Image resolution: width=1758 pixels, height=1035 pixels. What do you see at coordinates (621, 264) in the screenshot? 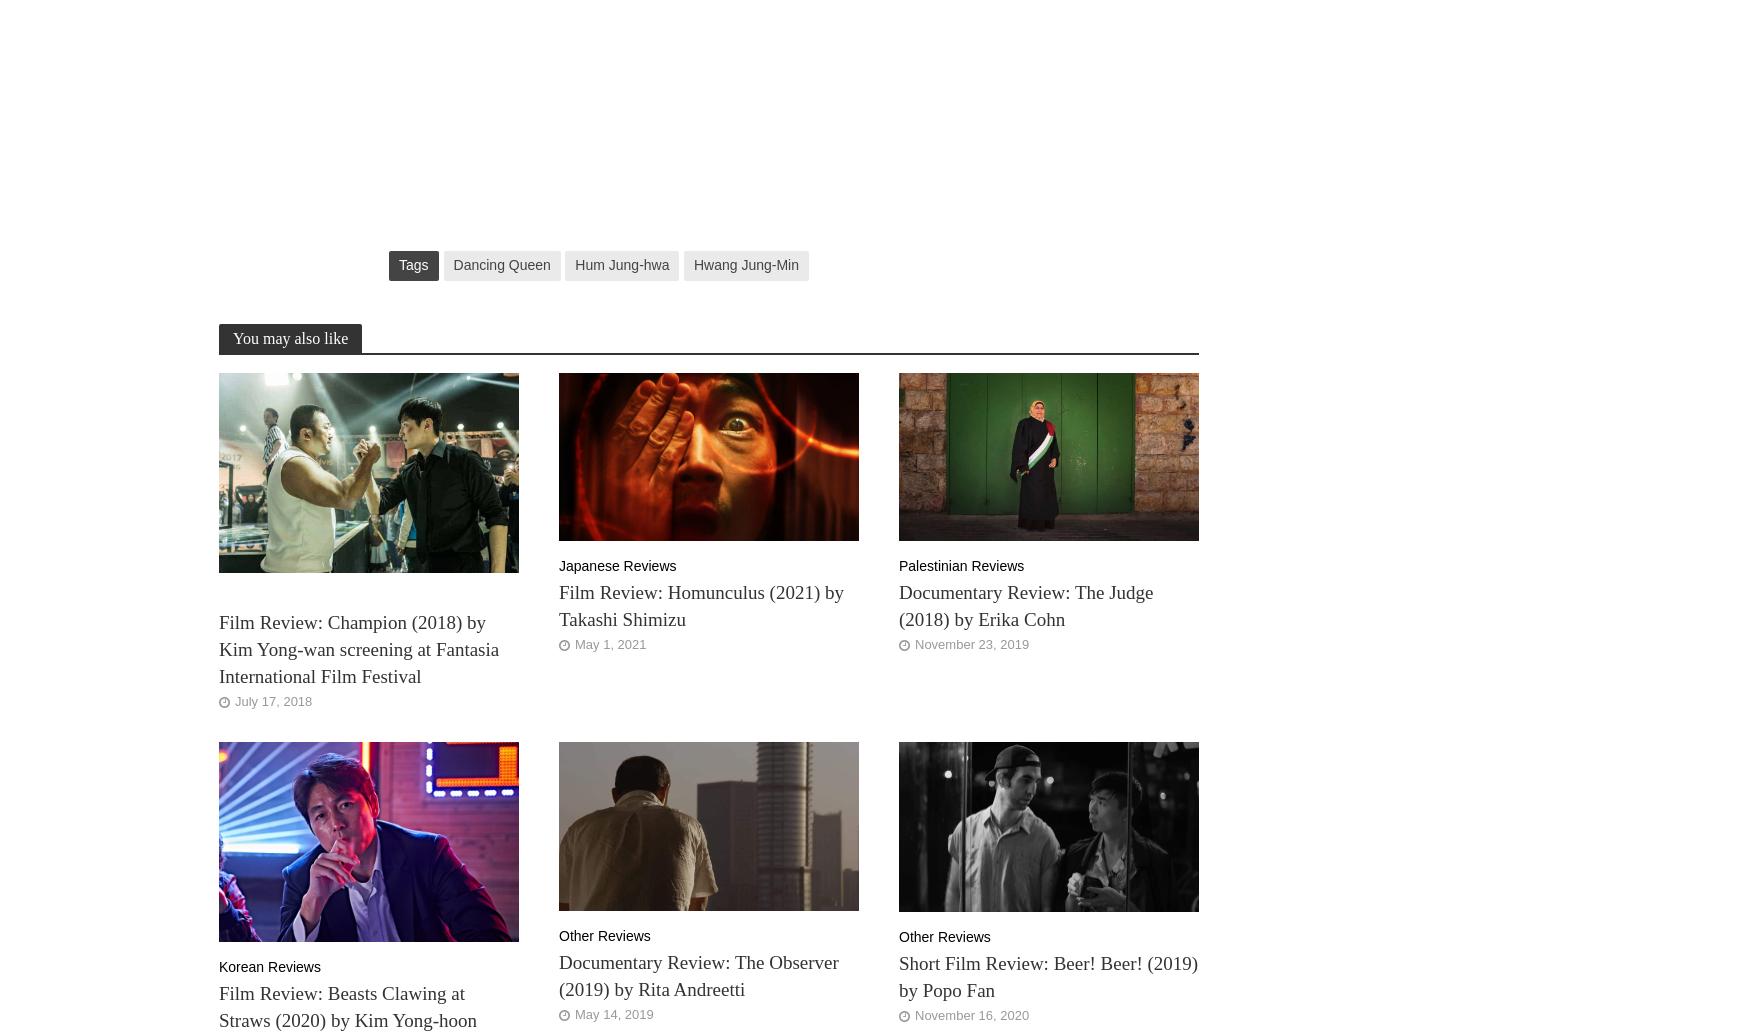
I see `'Hum Jung-hwa'` at bounding box center [621, 264].